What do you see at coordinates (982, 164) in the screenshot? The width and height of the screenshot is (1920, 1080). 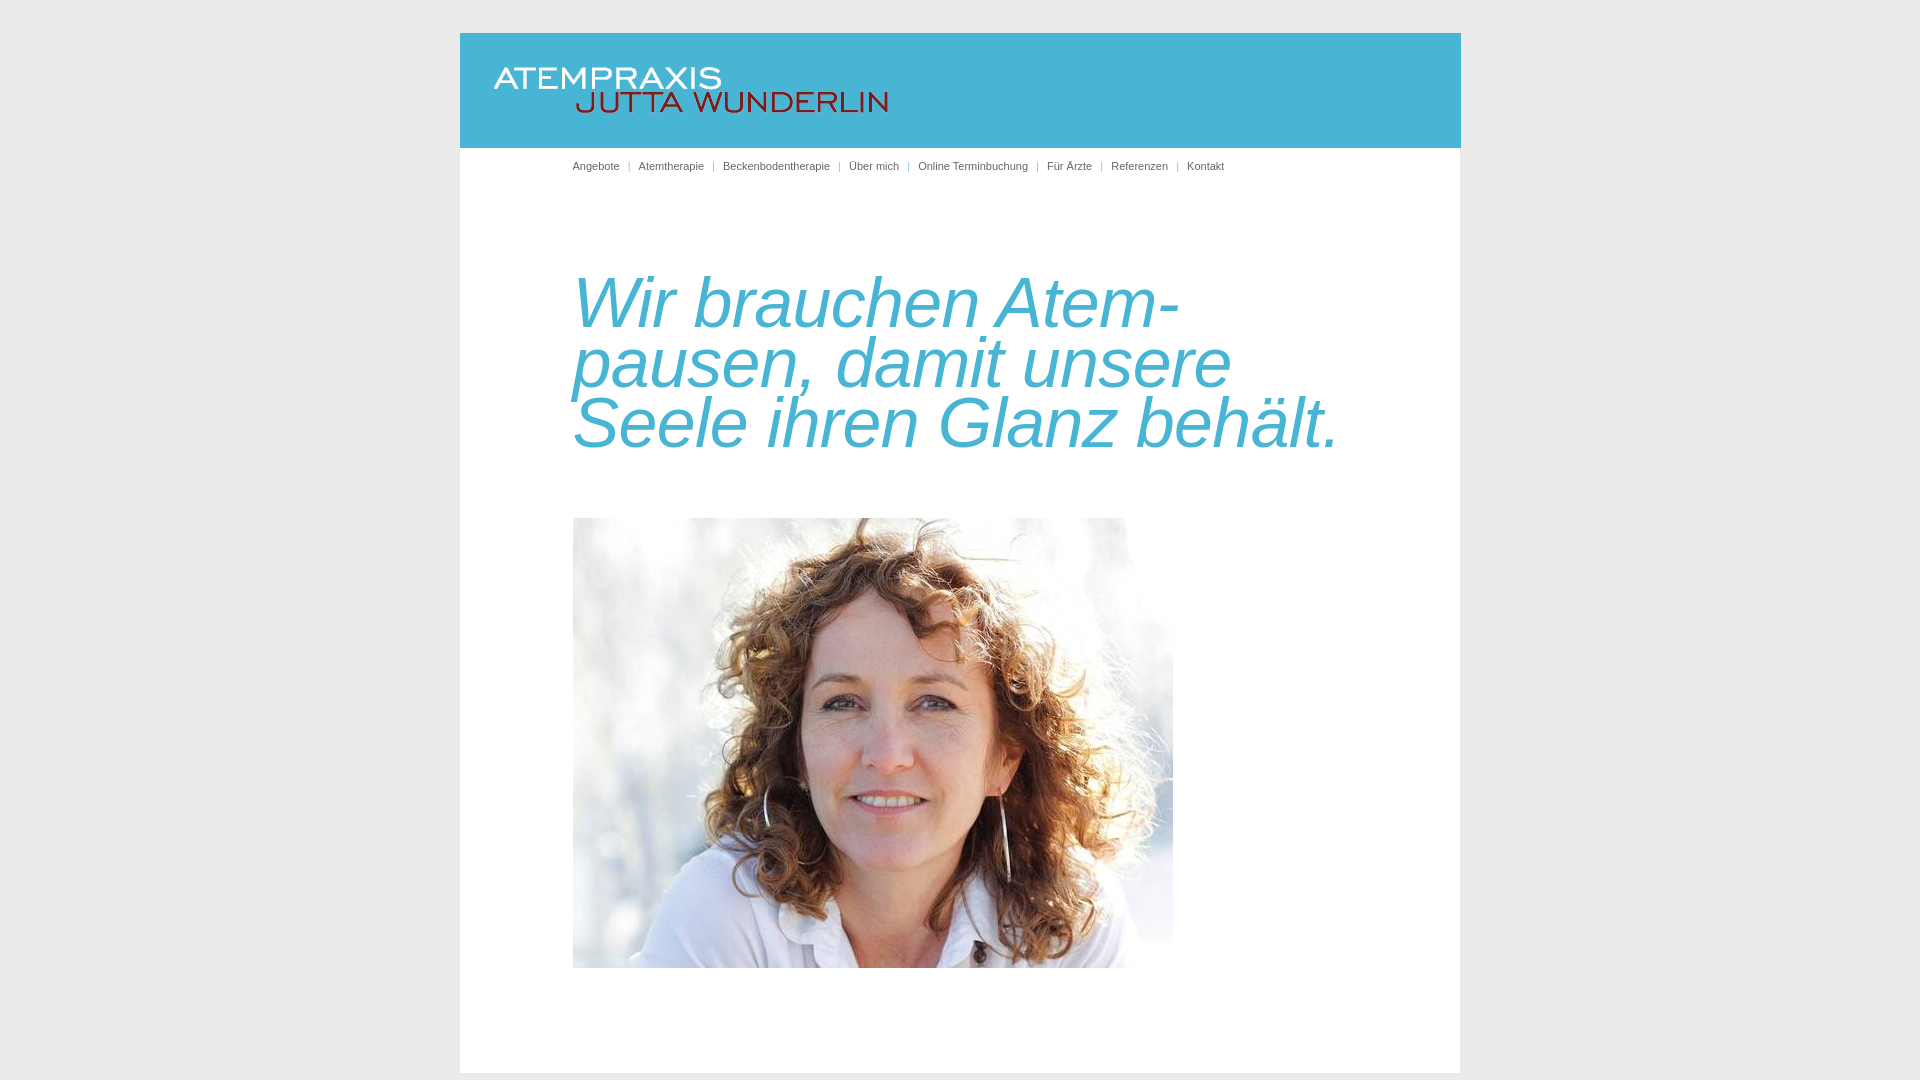 I see `'Online Terminbuchung | '` at bounding box center [982, 164].